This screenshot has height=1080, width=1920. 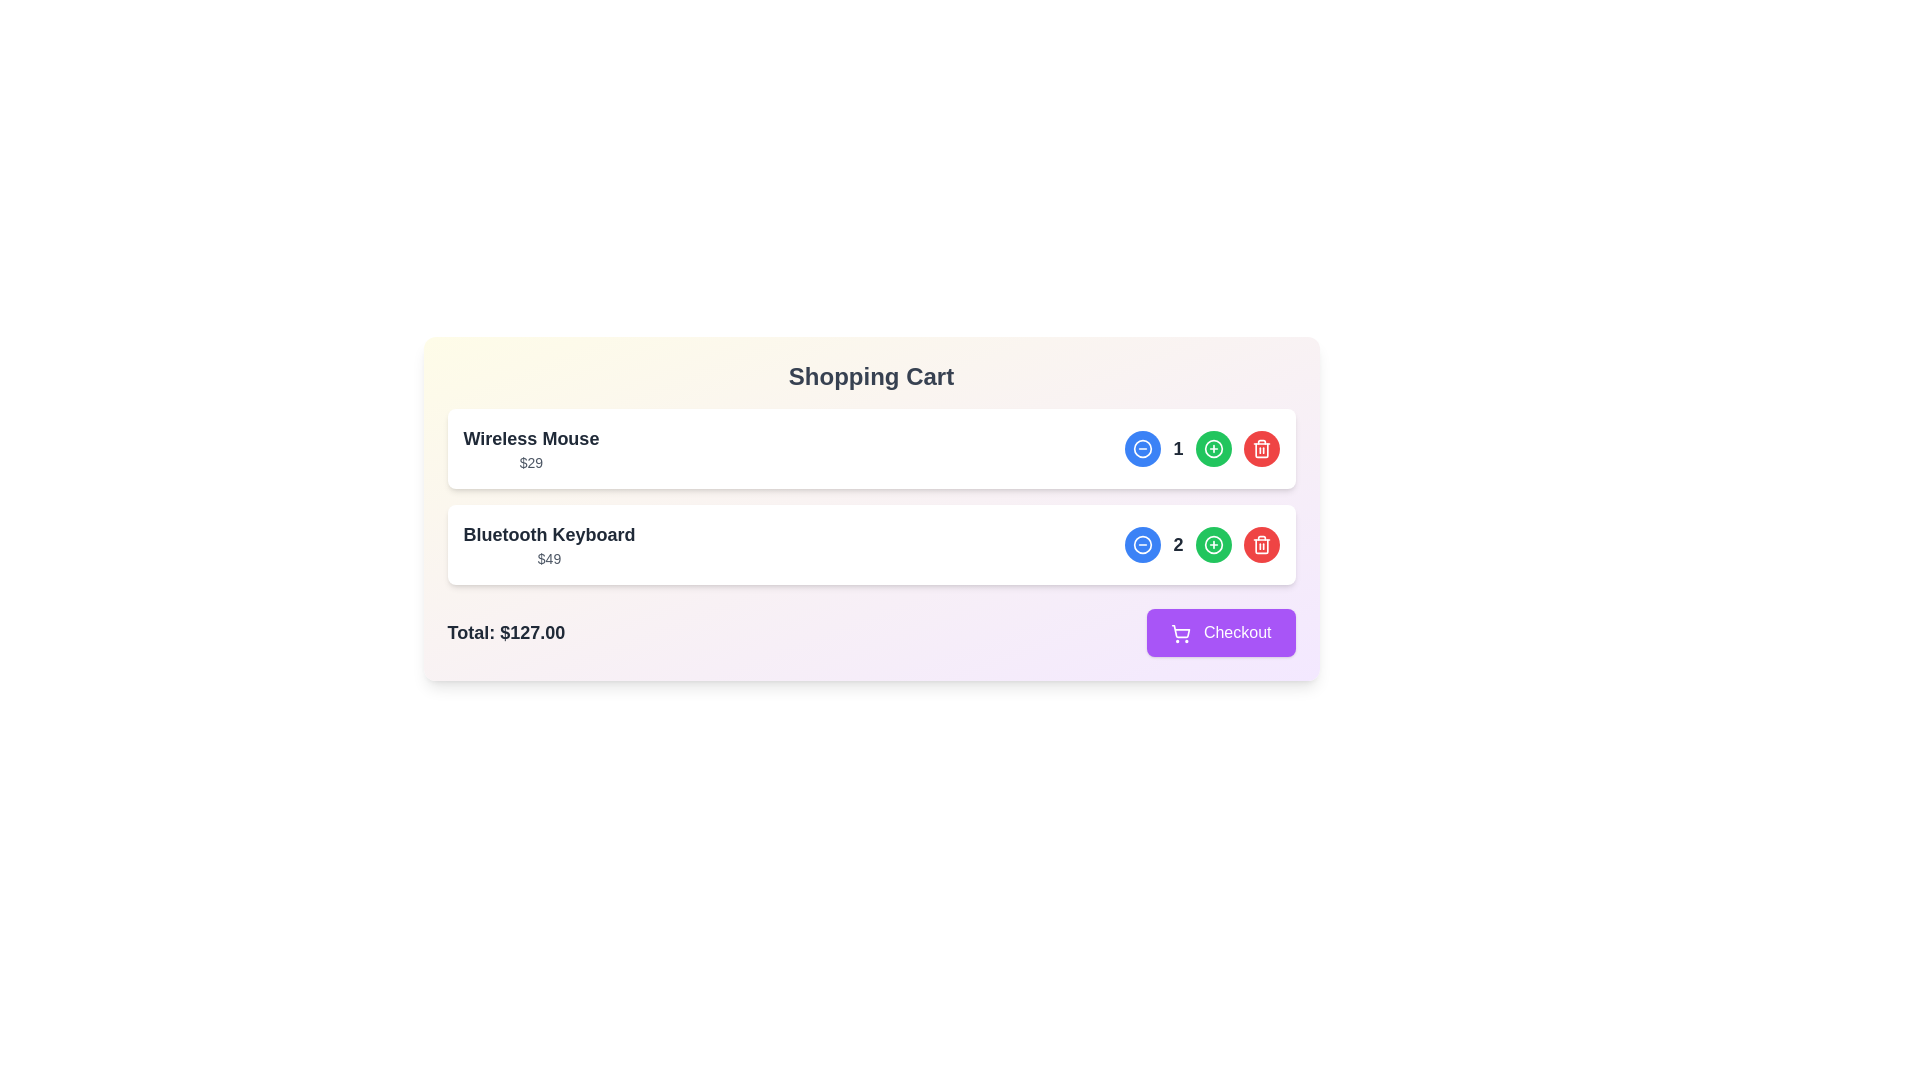 I want to click on the decrement button for the 'Bluetooth Keyboard' located to the left of the increment button, so click(x=1143, y=544).